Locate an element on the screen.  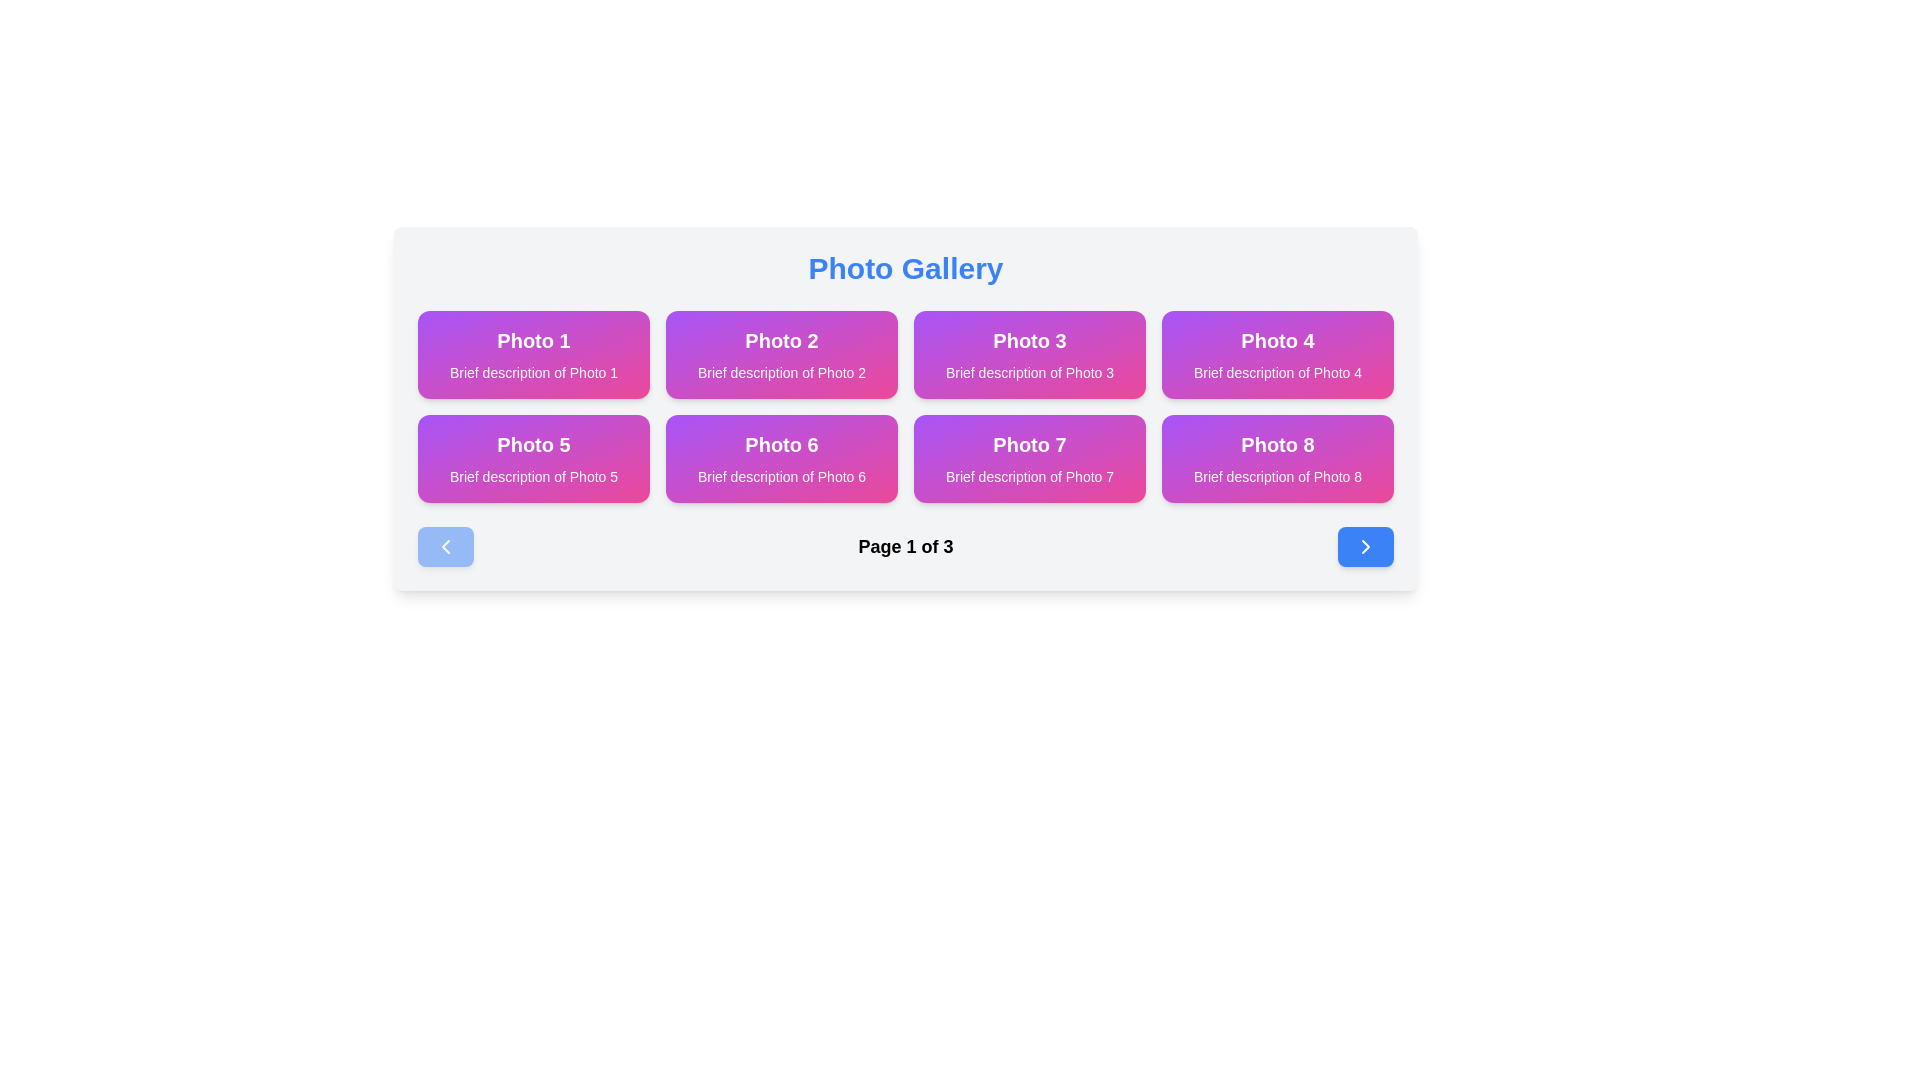
the button on the far-left side of the navigation bar to trigger any hover effects before navigating to the previous page is located at coordinates (445, 547).